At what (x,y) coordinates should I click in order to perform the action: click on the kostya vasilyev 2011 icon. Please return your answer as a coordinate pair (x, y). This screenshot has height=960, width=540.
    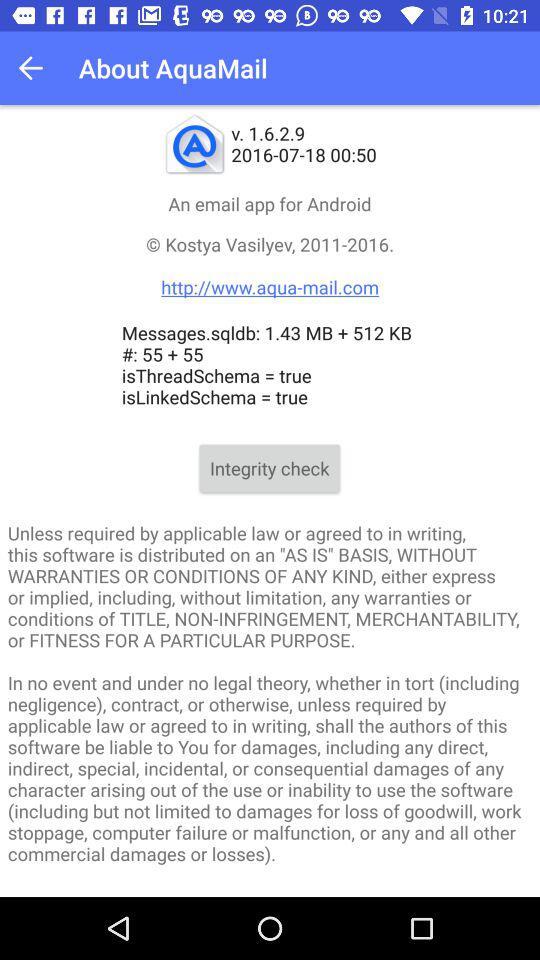
    Looking at the image, I should click on (270, 264).